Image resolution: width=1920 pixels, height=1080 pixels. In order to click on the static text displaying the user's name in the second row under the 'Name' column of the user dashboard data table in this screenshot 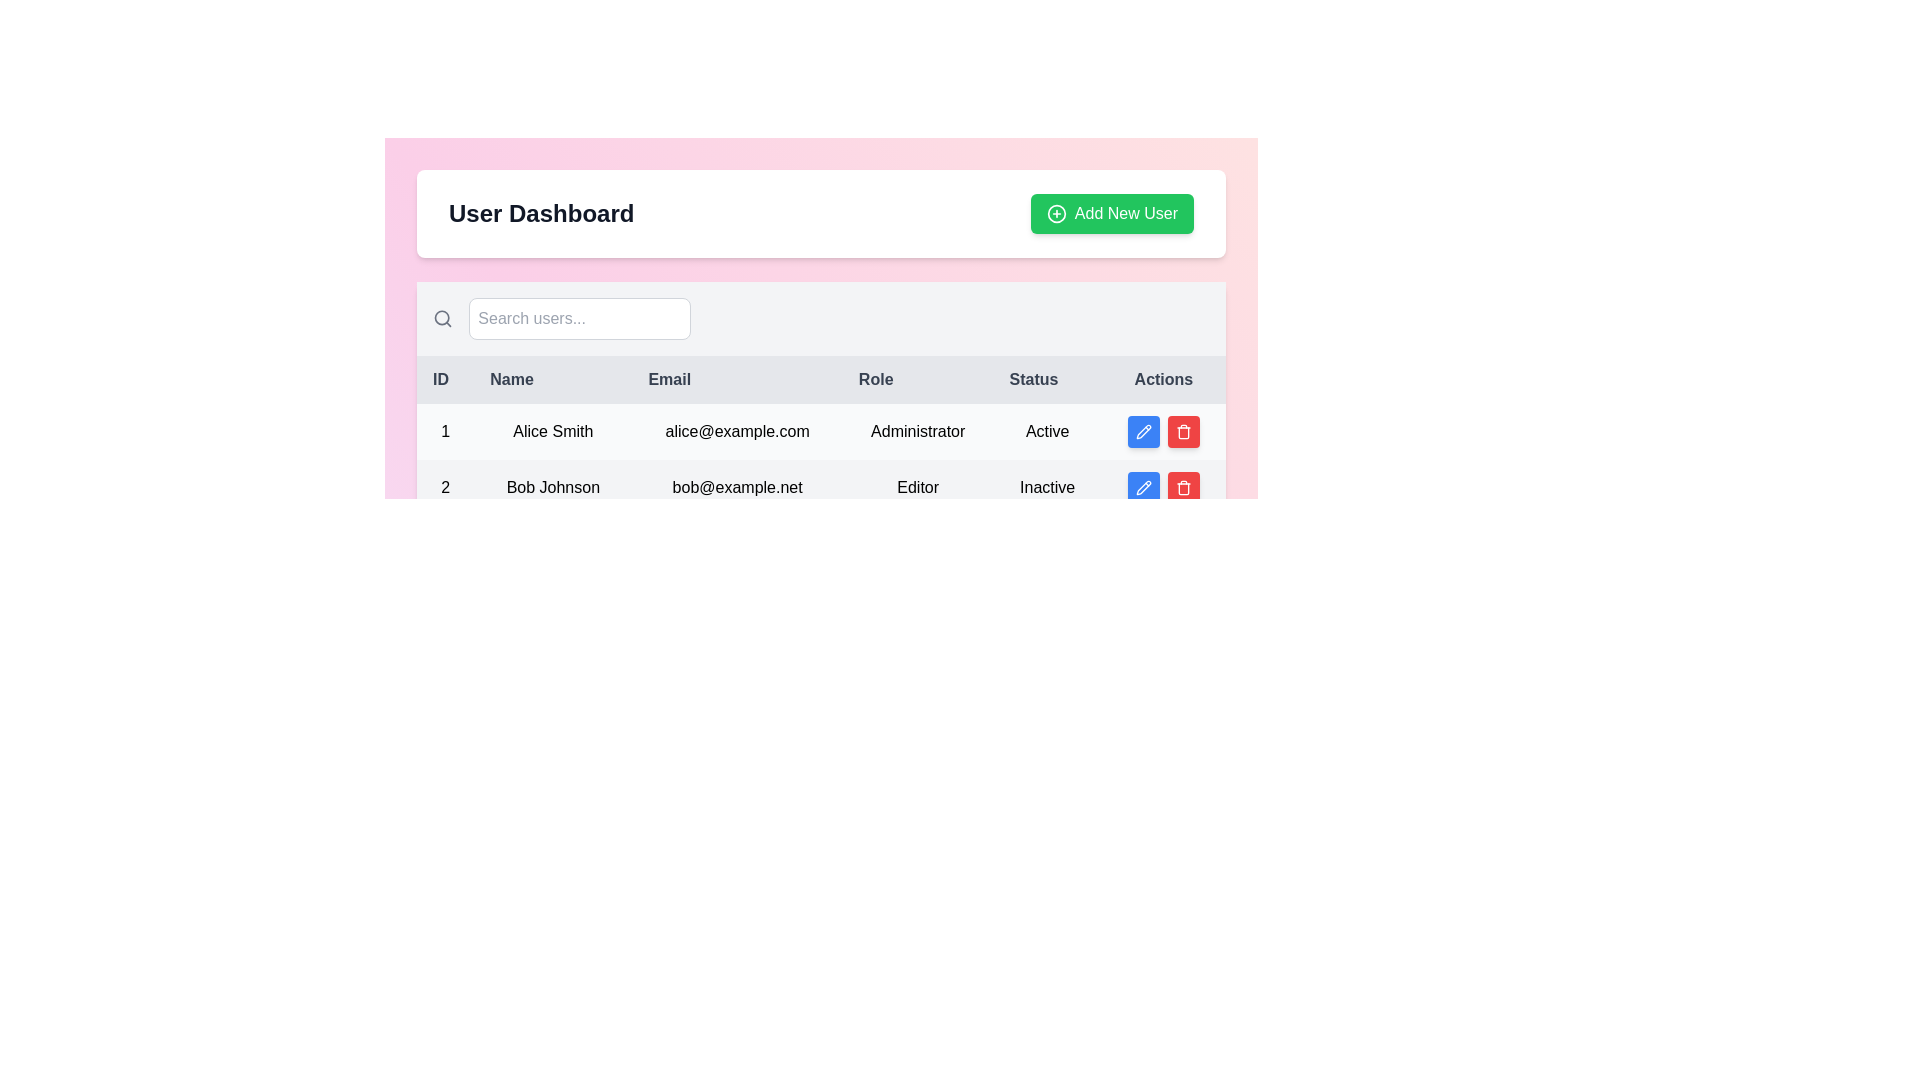, I will do `click(553, 488)`.